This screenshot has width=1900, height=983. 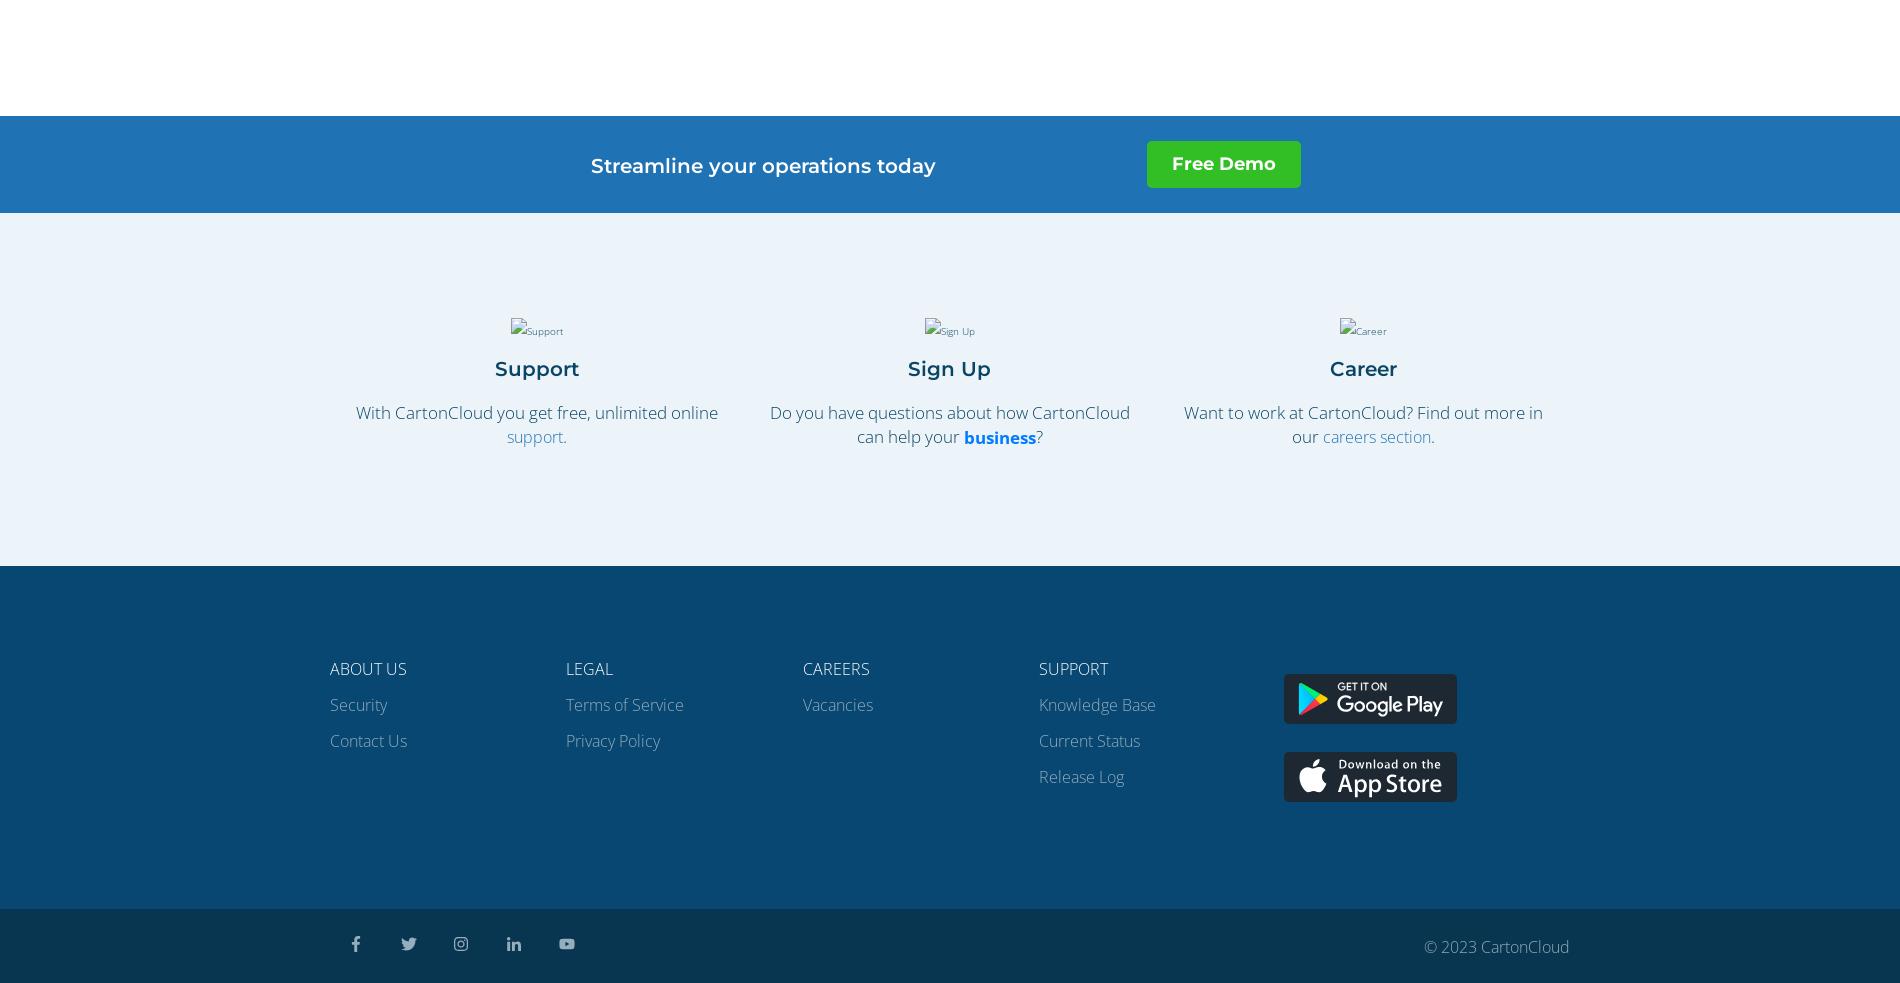 What do you see at coordinates (357, 703) in the screenshot?
I see `'Security'` at bounding box center [357, 703].